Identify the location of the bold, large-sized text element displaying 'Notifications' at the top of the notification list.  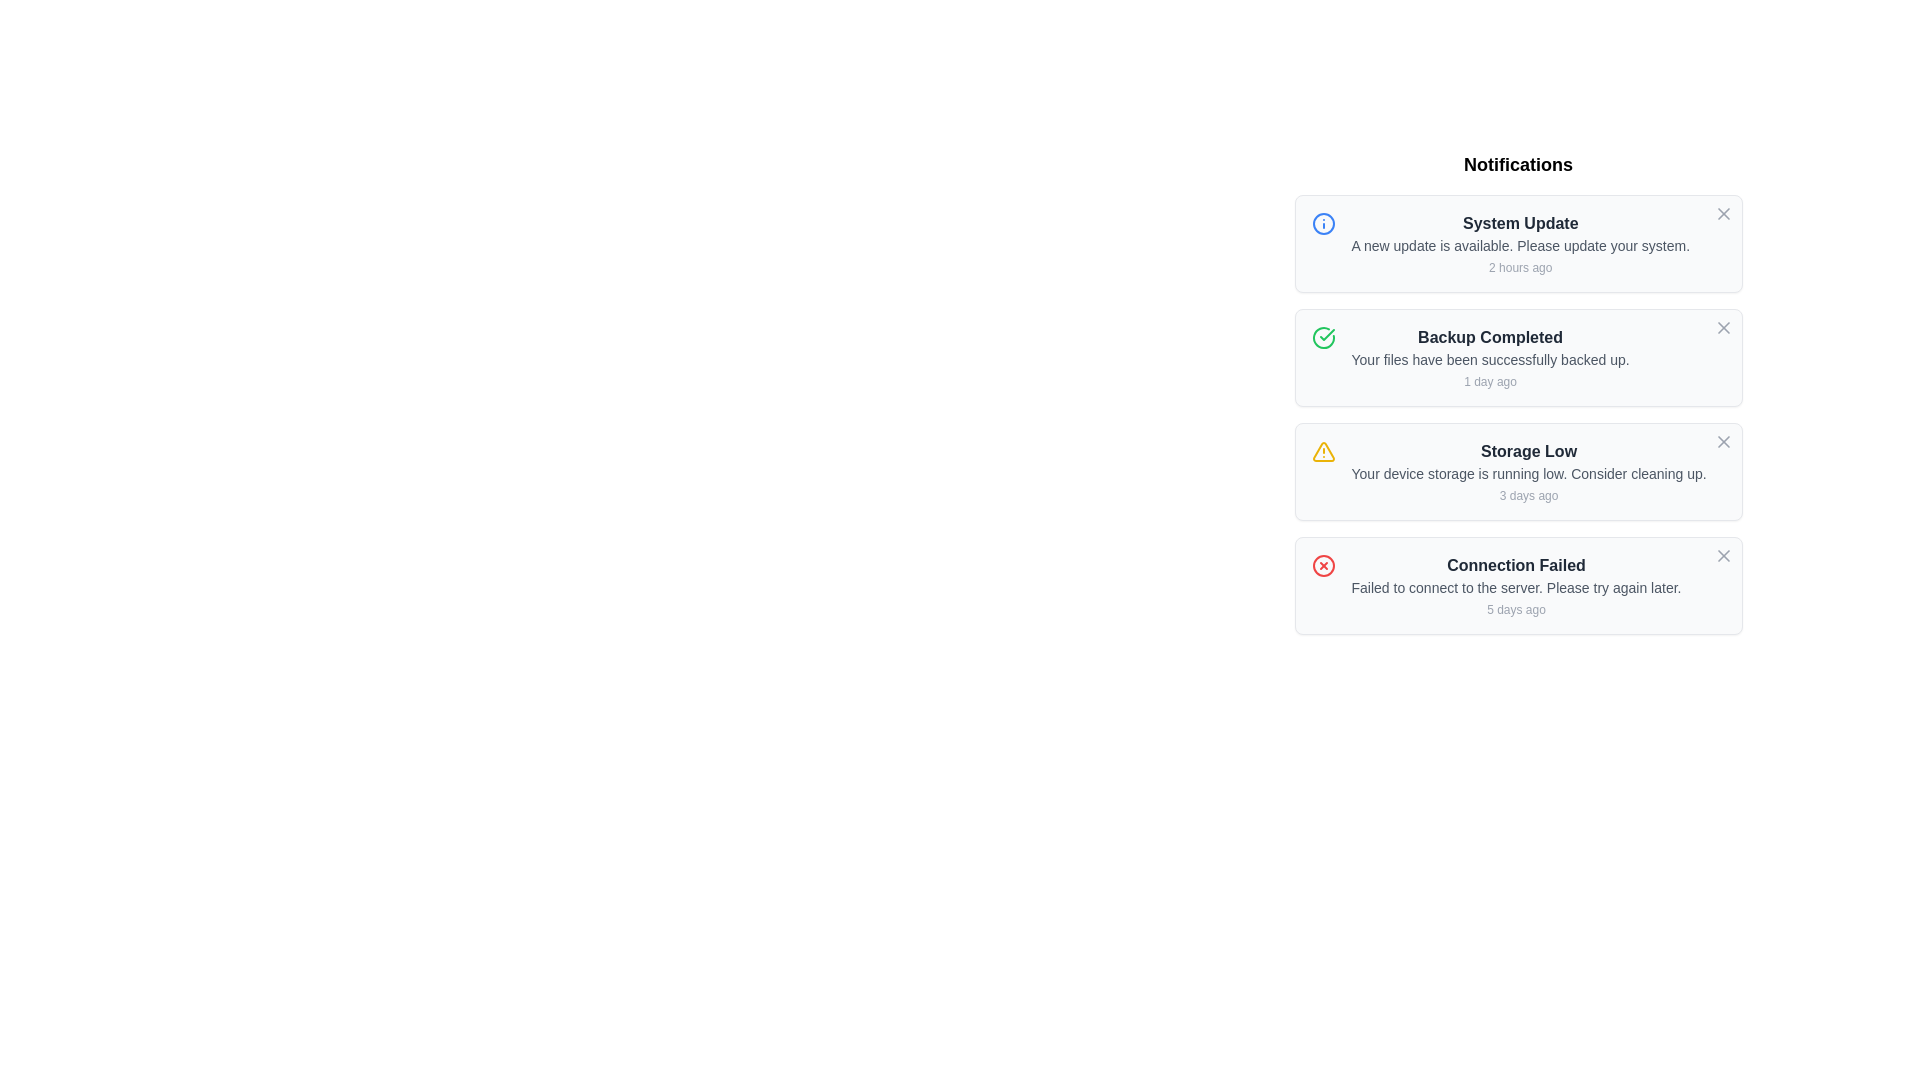
(1518, 164).